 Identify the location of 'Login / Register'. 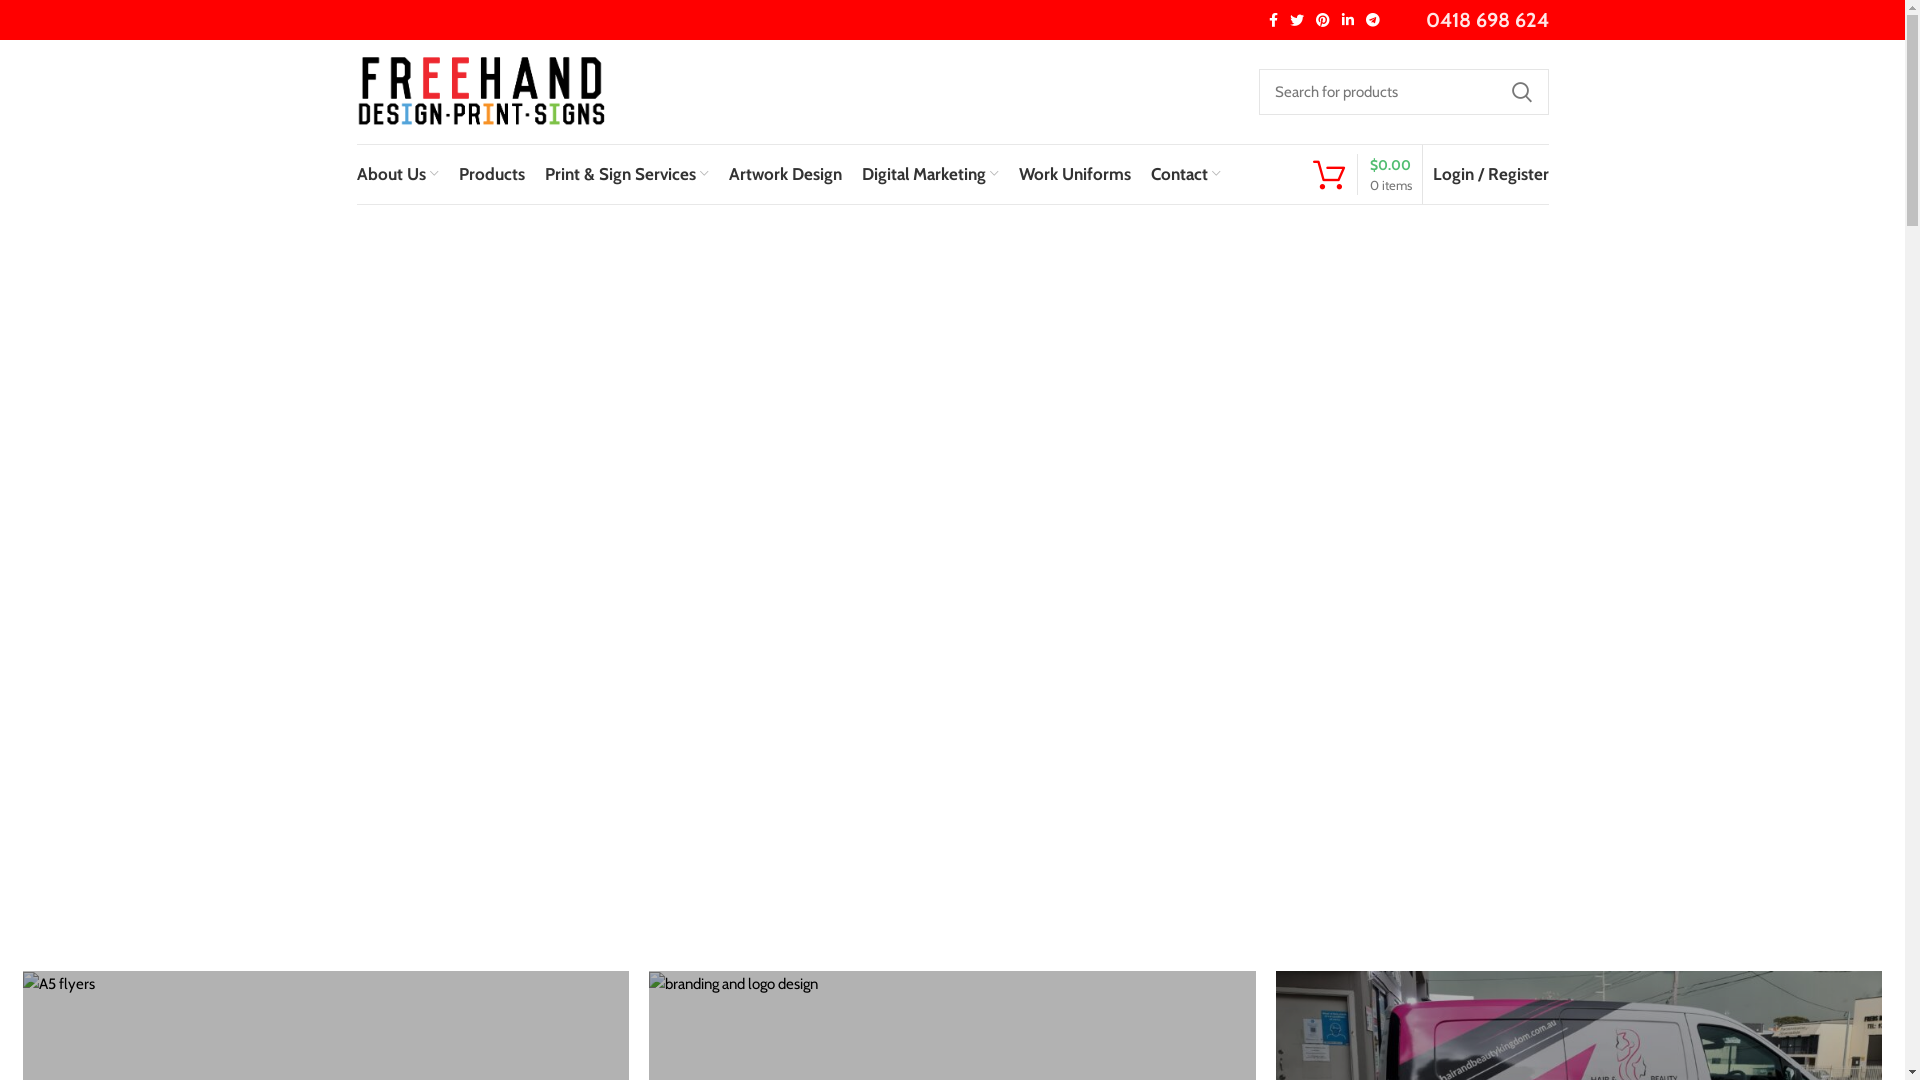
(1489, 172).